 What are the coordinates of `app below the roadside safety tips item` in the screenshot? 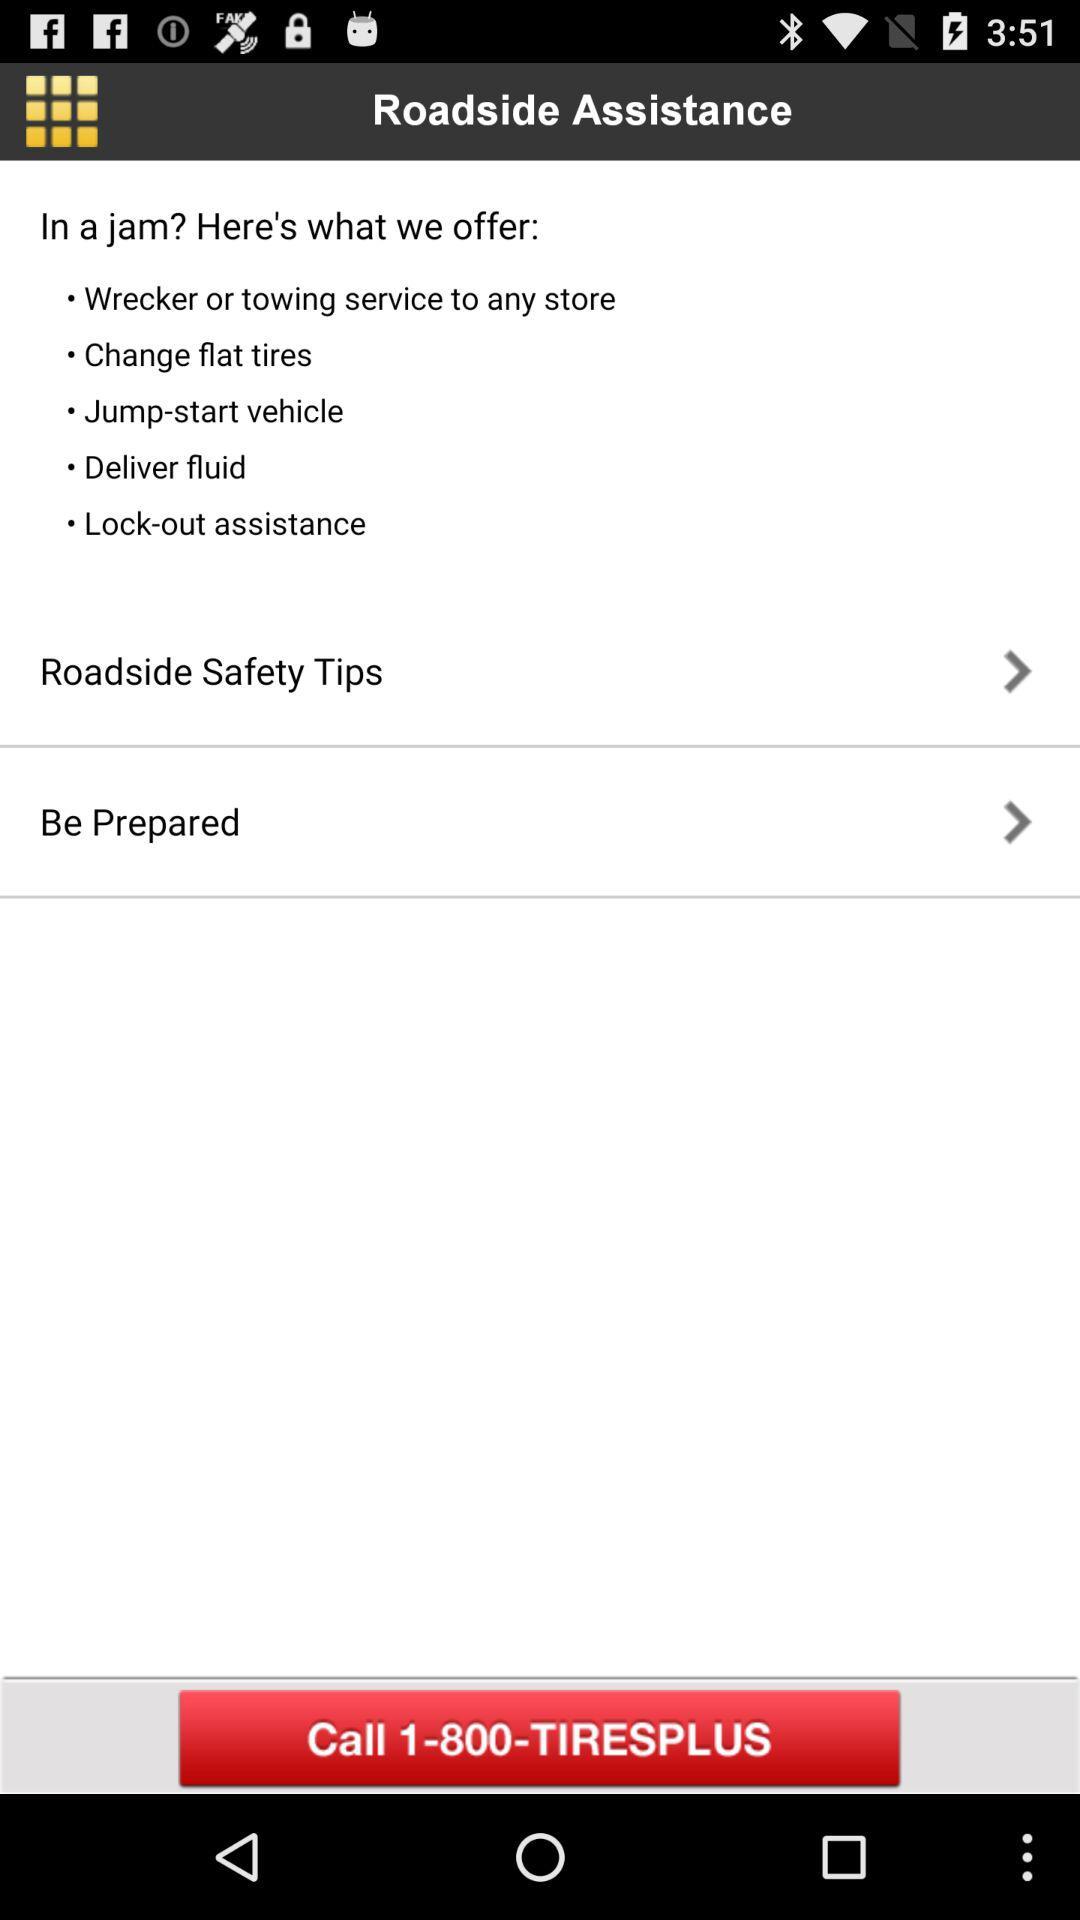 It's located at (139, 821).